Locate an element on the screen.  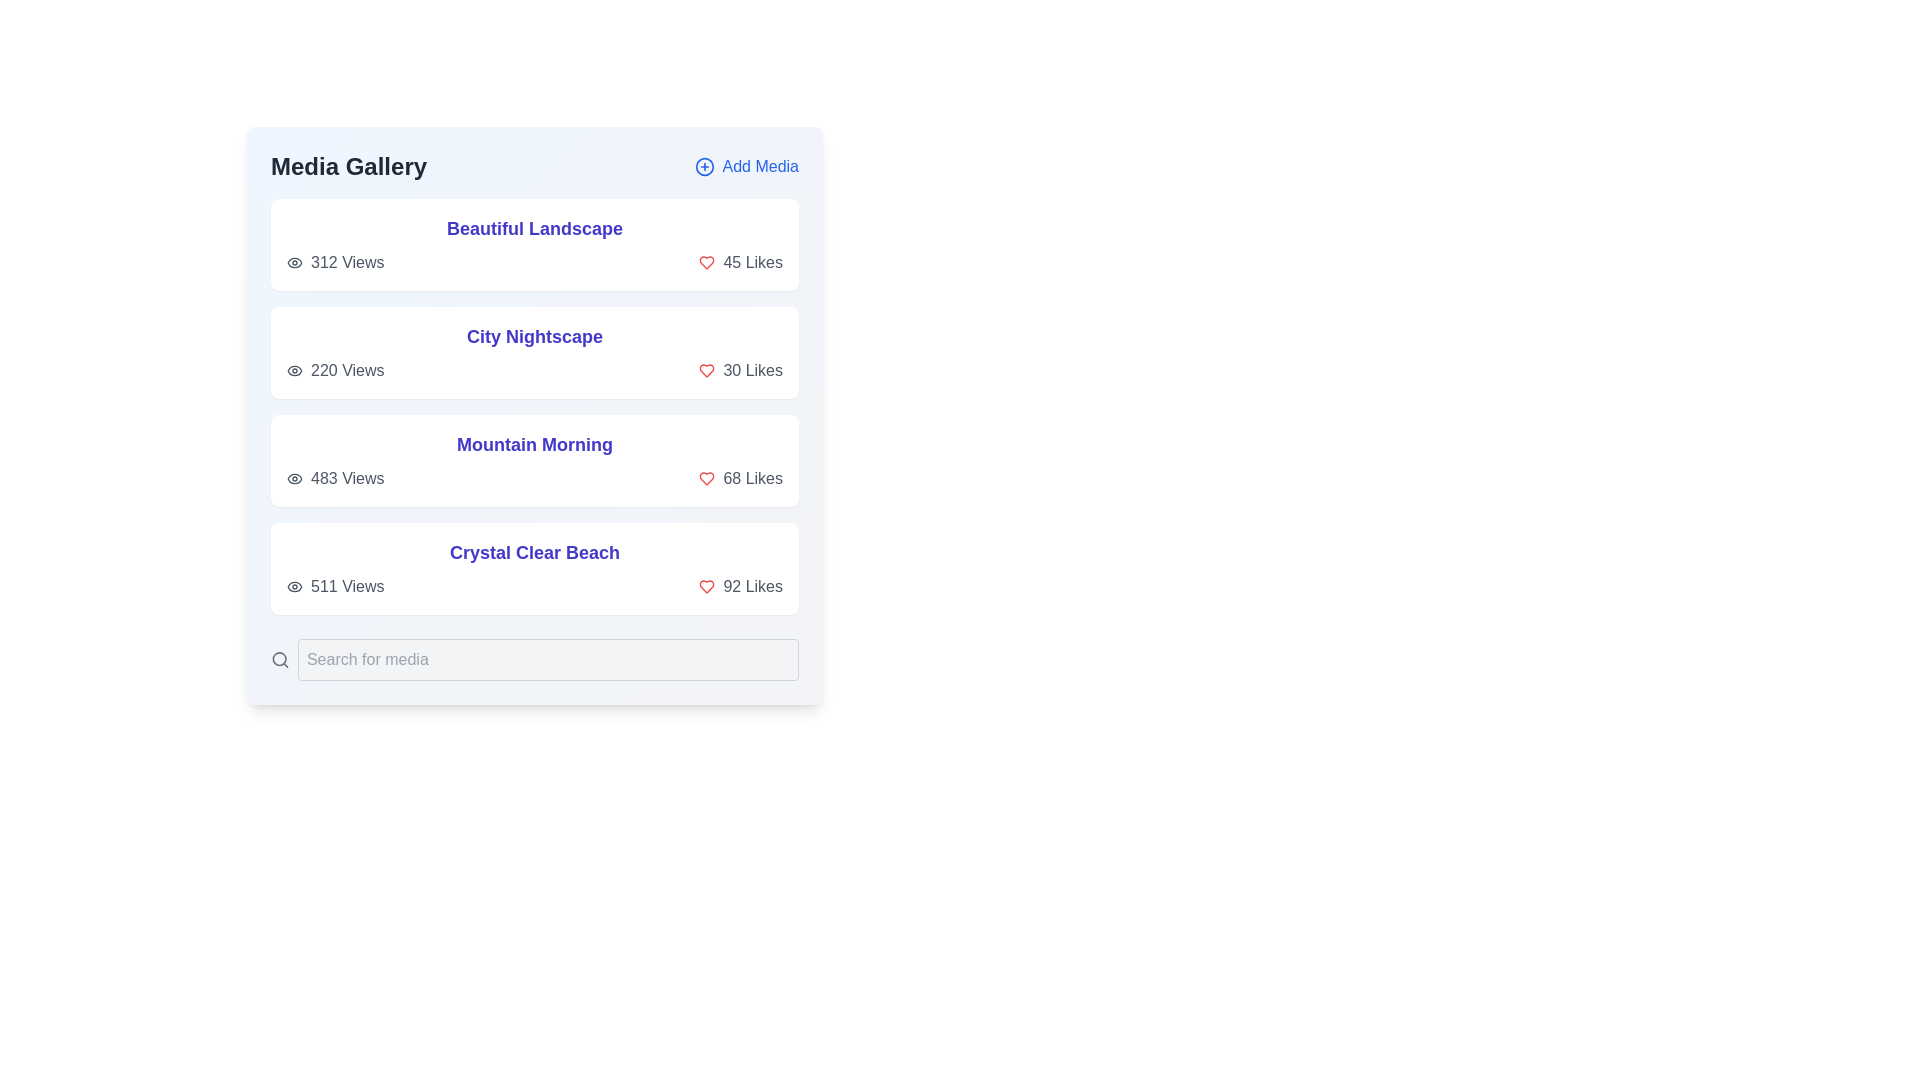
'Add Media' button to initiate adding a new media item is located at coordinates (745, 165).